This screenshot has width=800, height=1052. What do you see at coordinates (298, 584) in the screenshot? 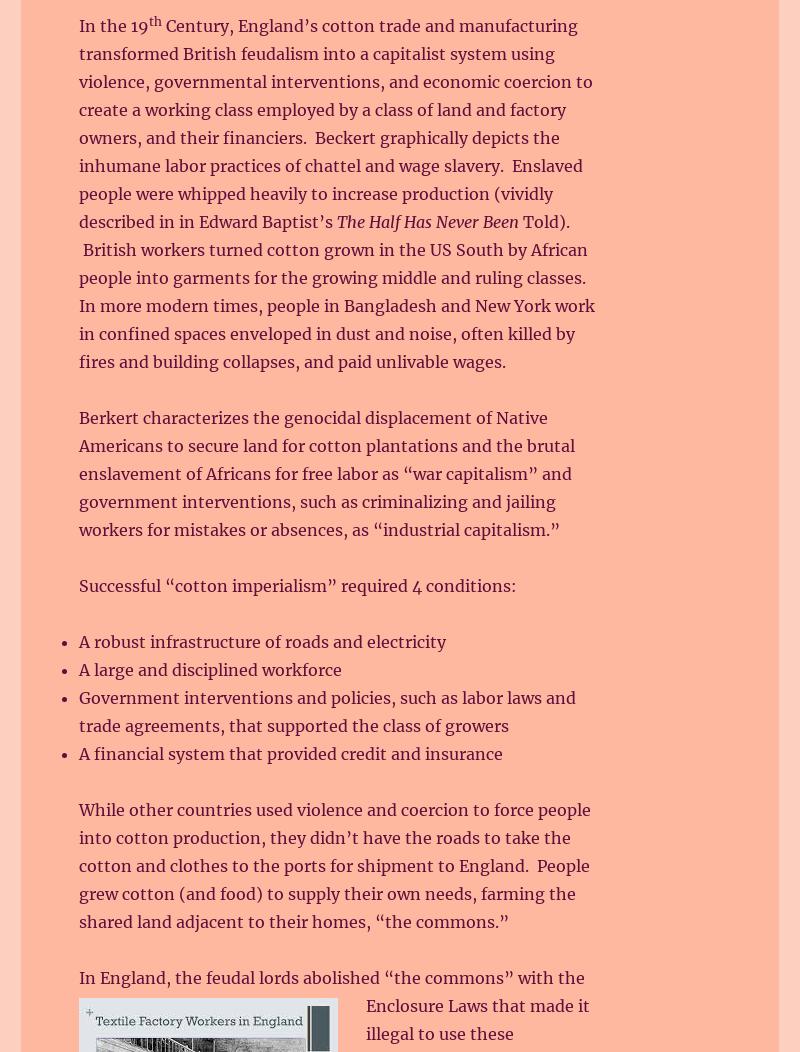
I see `'Successful “cotton imperialism” required 4 conditions:'` at bounding box center [298, 584].